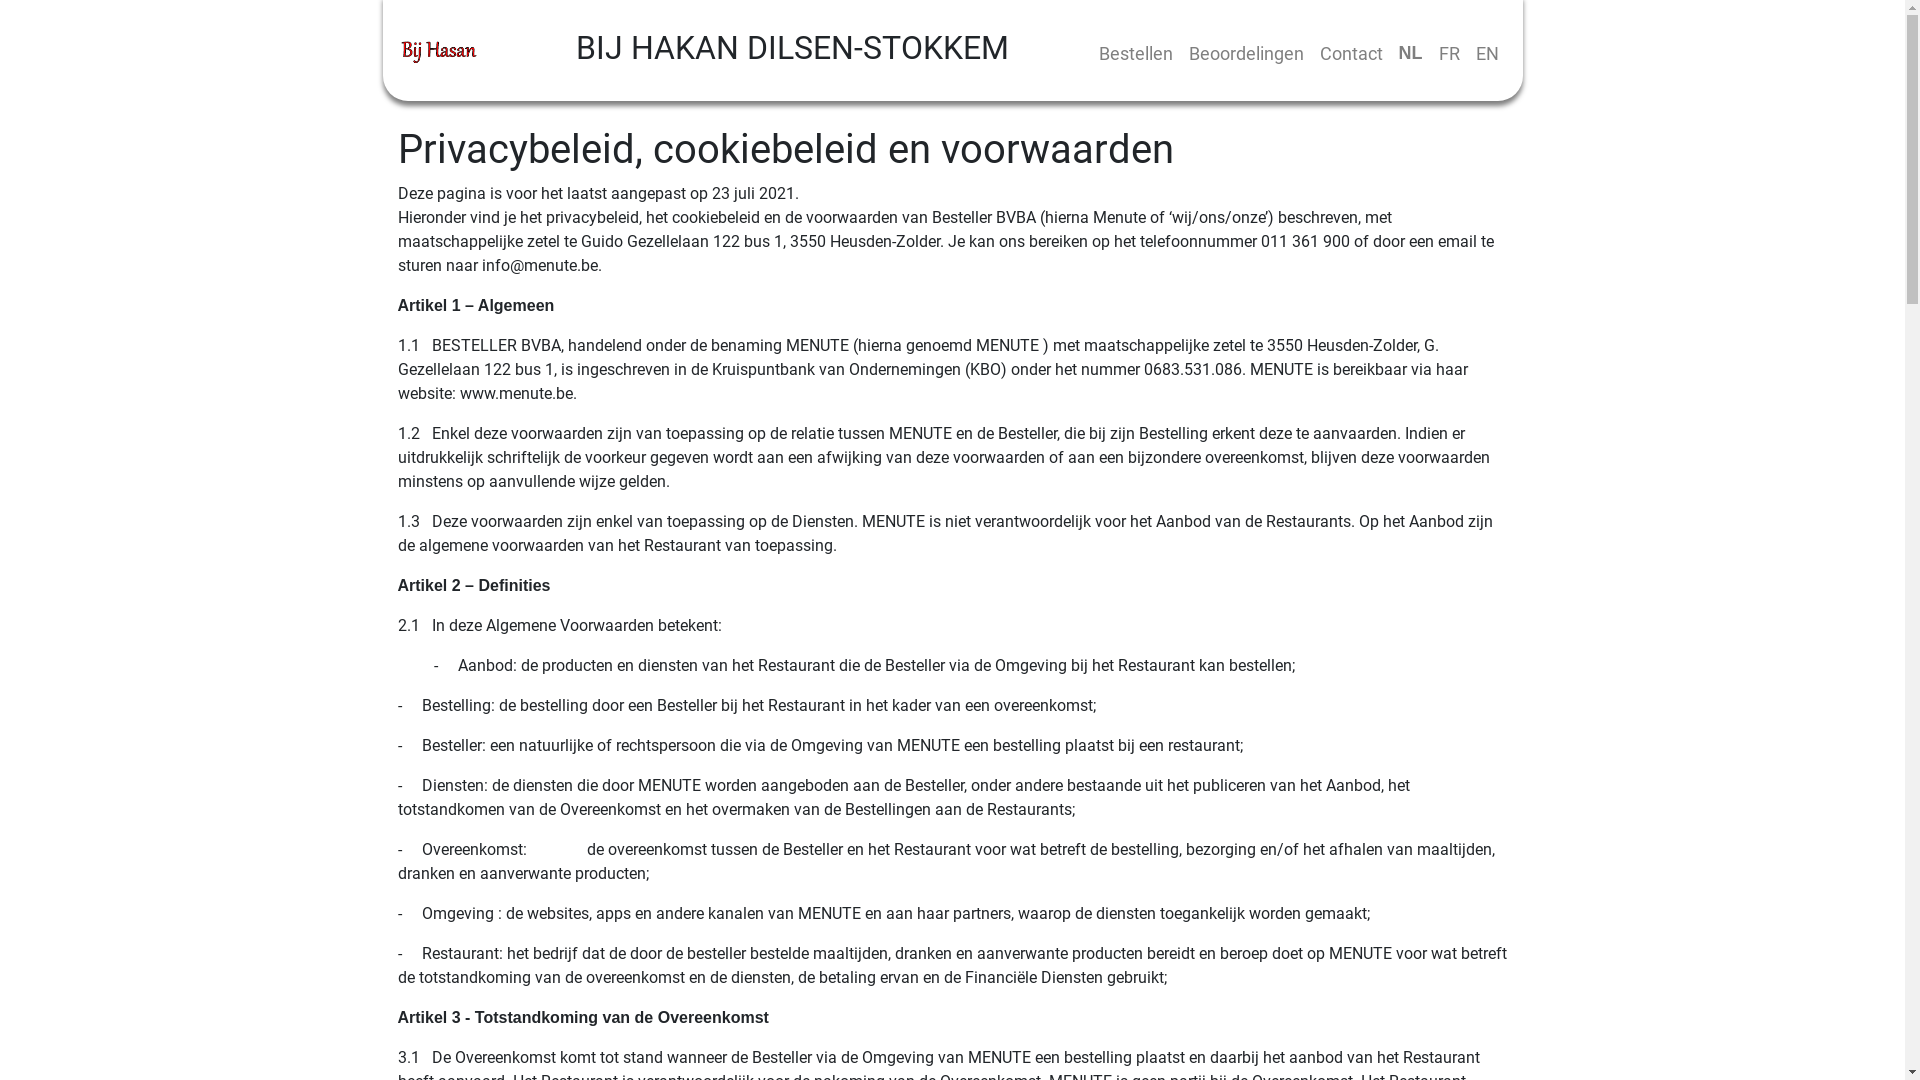 Image resolution: width=1920 pixels, height=1080 pixels. I want to click on 'Contact', so click(1351, 52).